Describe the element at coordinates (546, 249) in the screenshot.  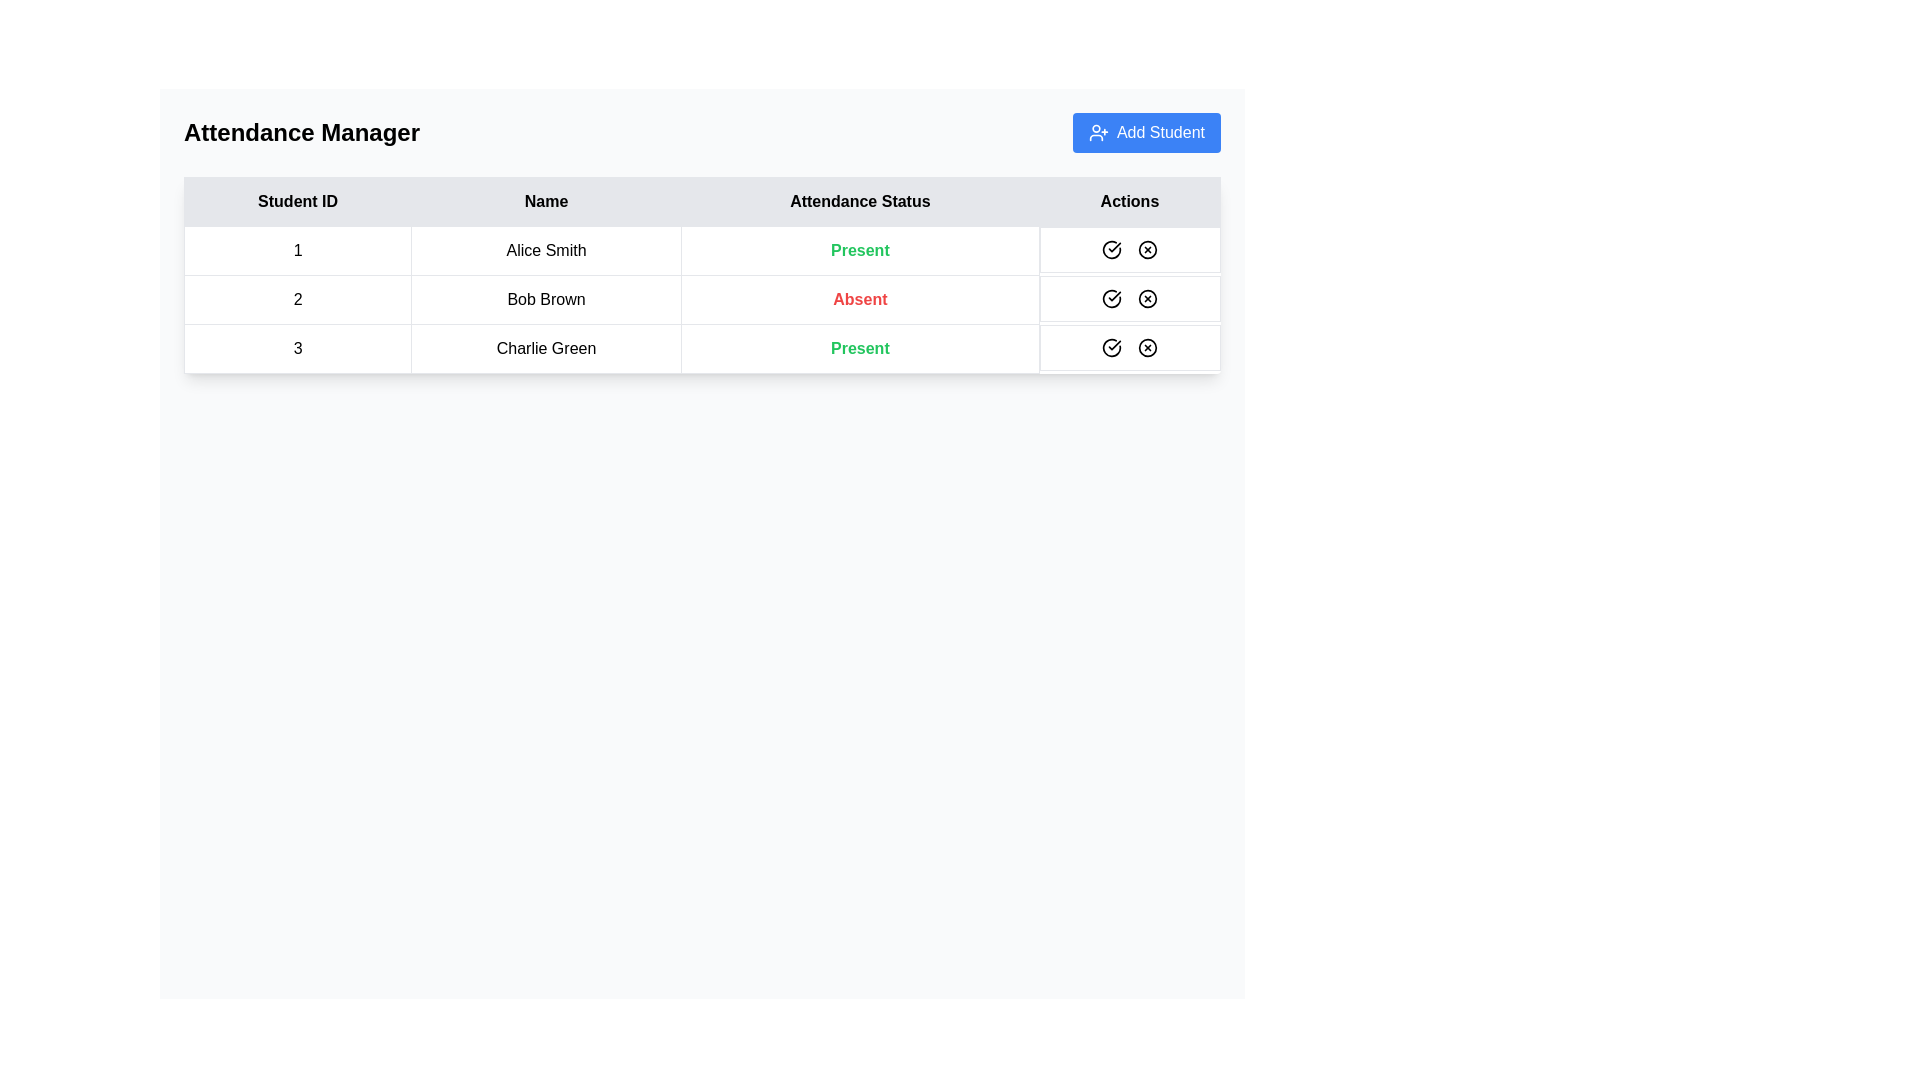
I see `the Text display element that shows 'Alice Smith' in the Name column of the attendance table, which is located in the first row` at that location.